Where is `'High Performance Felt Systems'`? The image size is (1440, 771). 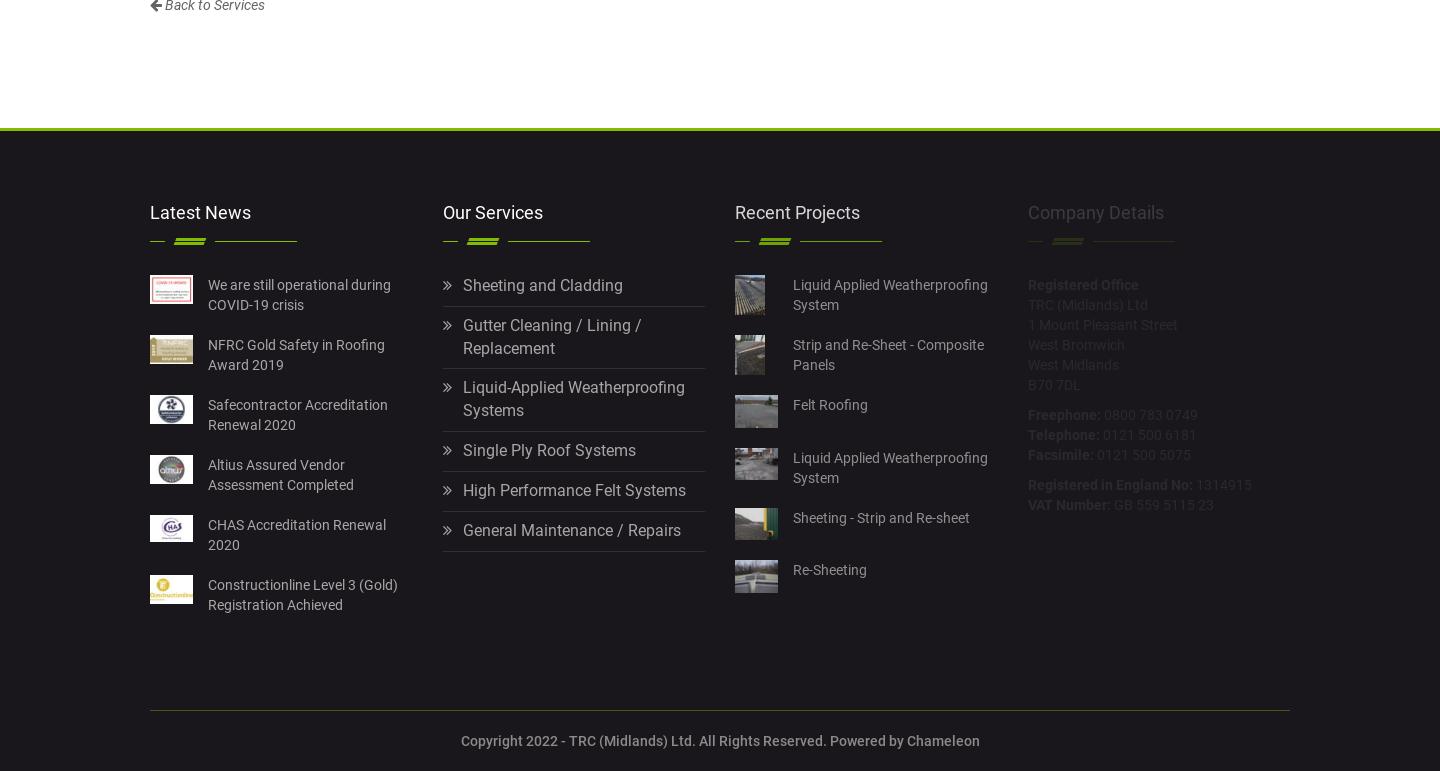 'High Performance Felt Systems' is located at coordinates (573, 490).